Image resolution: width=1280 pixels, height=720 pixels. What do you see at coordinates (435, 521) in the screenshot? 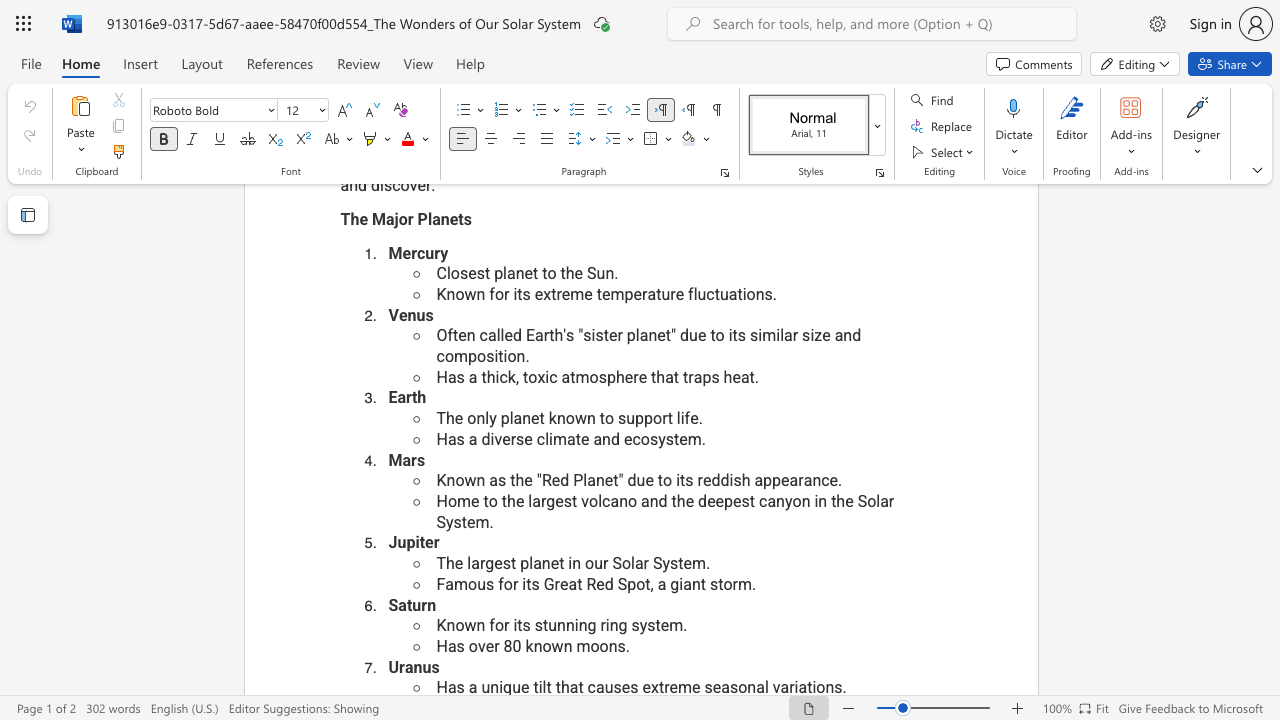
I see `the subset text "System." within the text "Home to the largest volcano and the deepest canyon in the Solar System."` at bounding box center [435, 521].